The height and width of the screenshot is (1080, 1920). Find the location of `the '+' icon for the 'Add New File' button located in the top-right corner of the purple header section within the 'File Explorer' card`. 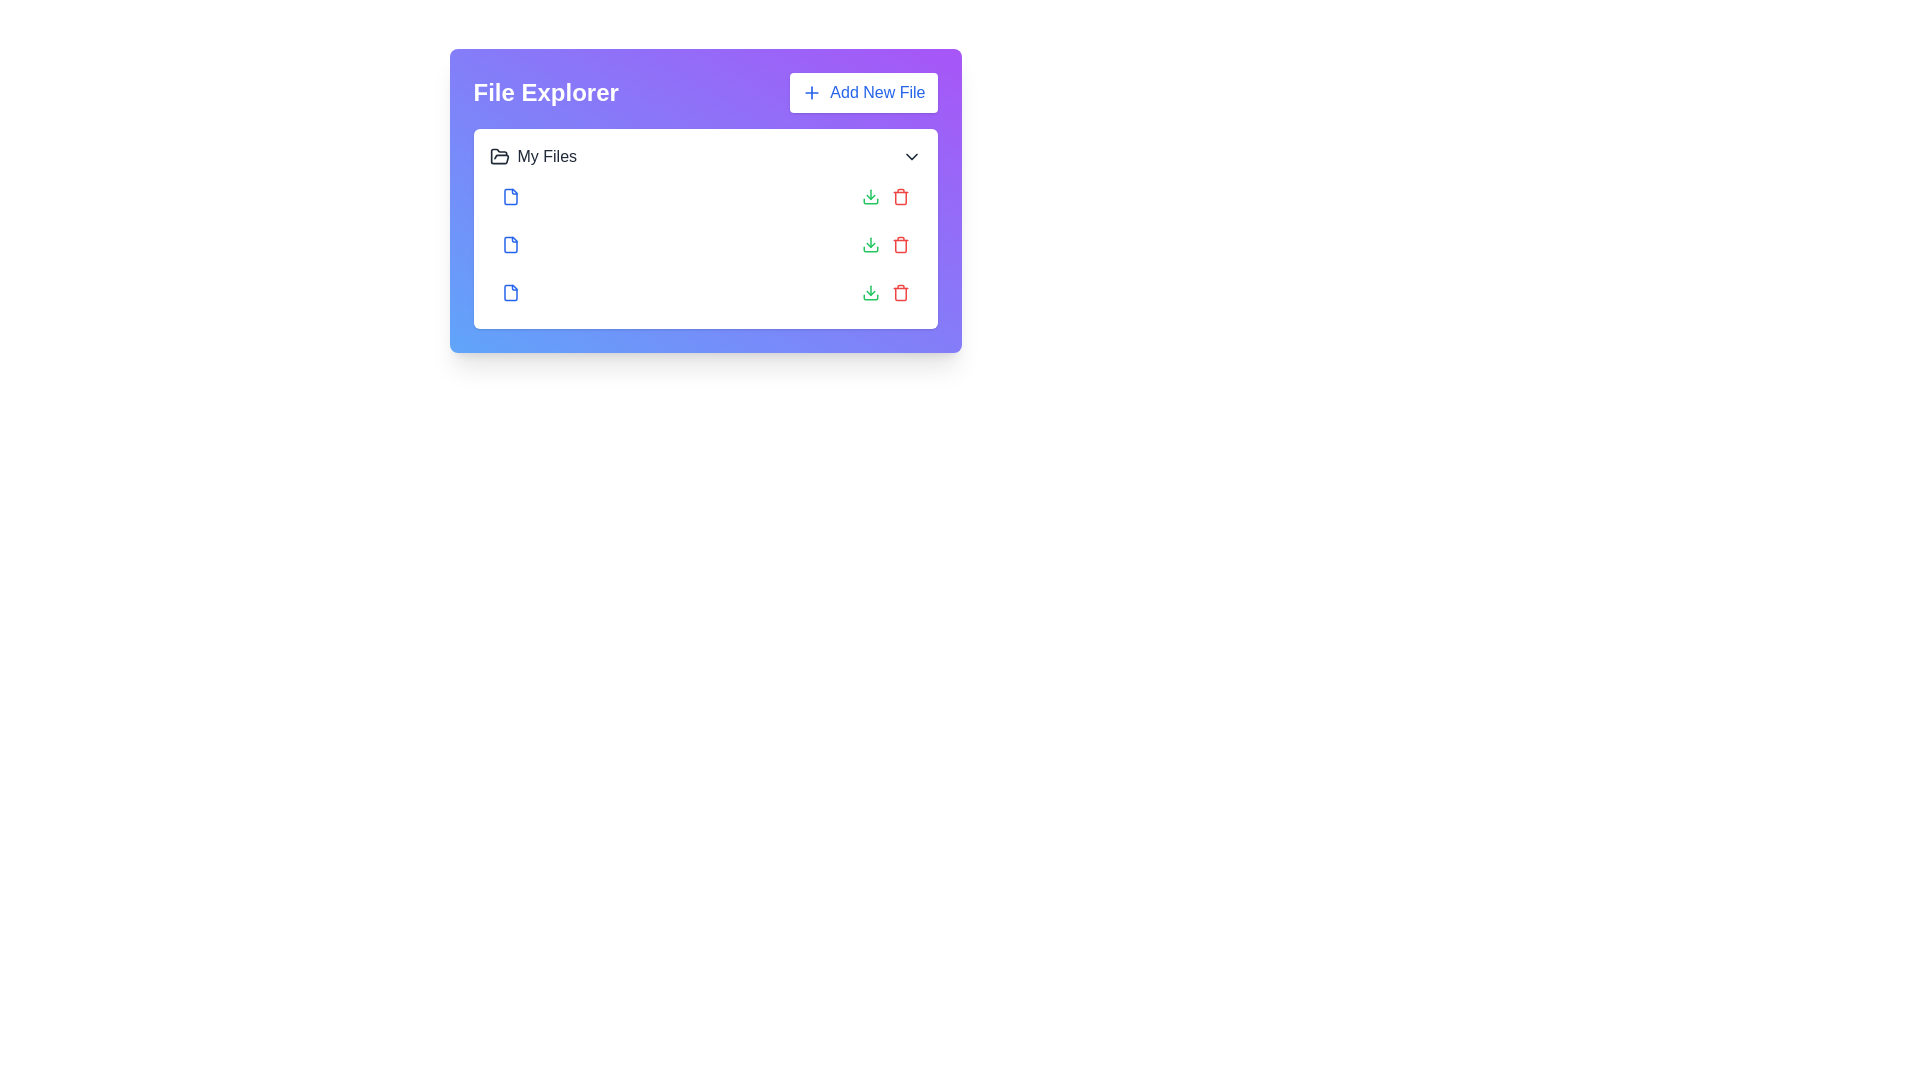

the '+' icon for the 'Add New File' button located in the top-right corner of the purple header section within the 'File Explorer' card is located at coordinates (812, 92).